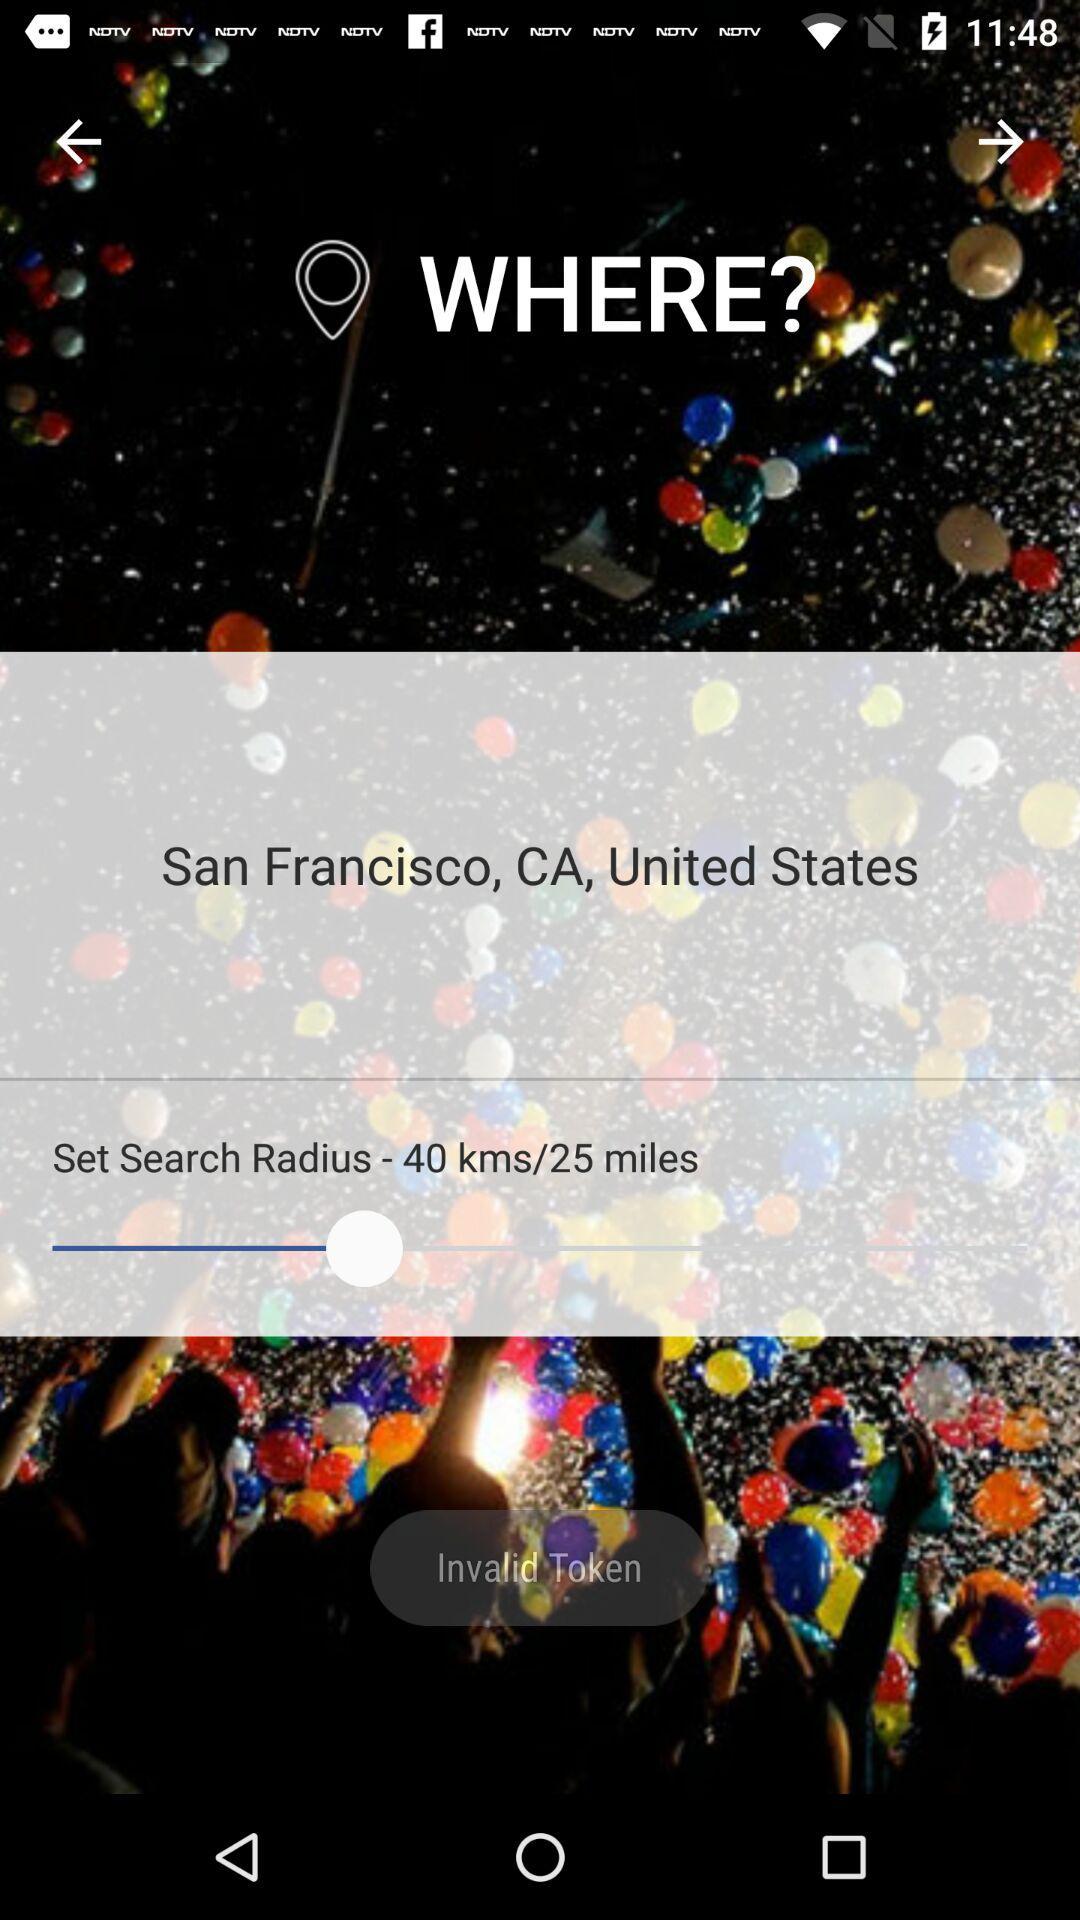 This screenshot has height=1920, width=1080. What do you see at coordinates (1001, 140) in the screenshot?
I see `the arrow_forward icon` at bounding box center [1001, 140].